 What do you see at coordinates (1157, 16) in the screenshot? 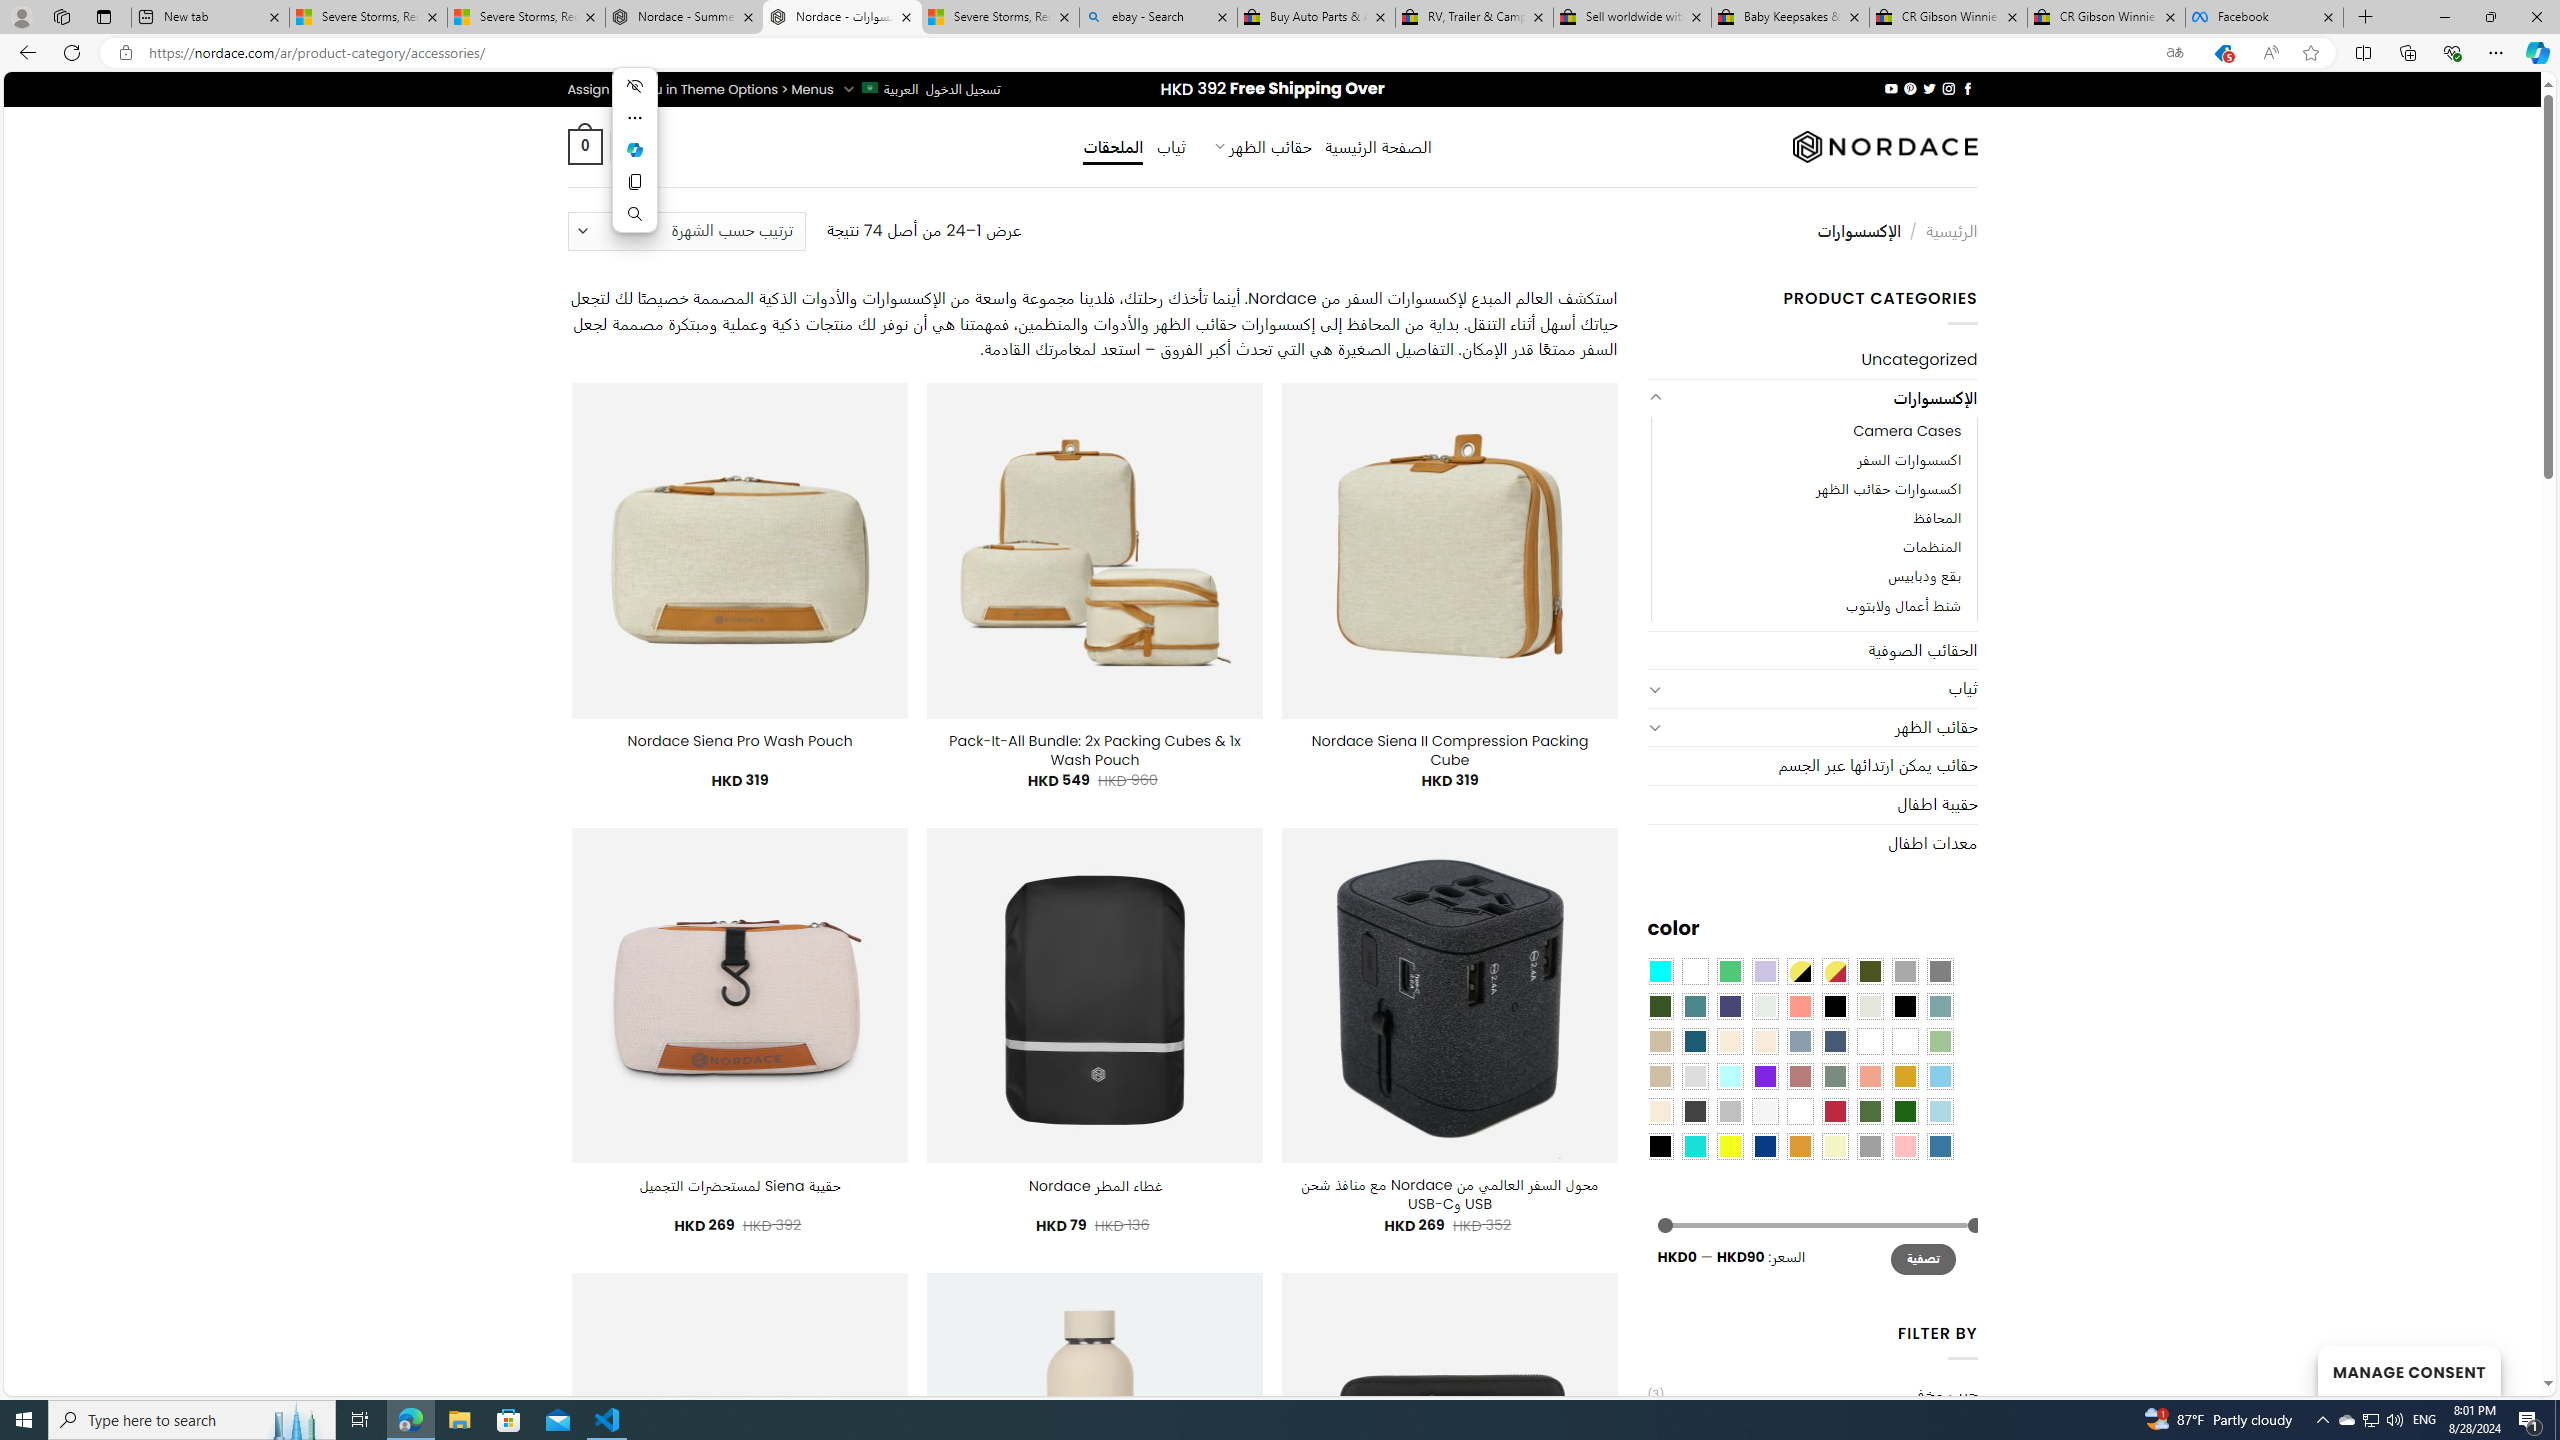
I see `'ebay - Search'` at bounding box center [1157, 16].